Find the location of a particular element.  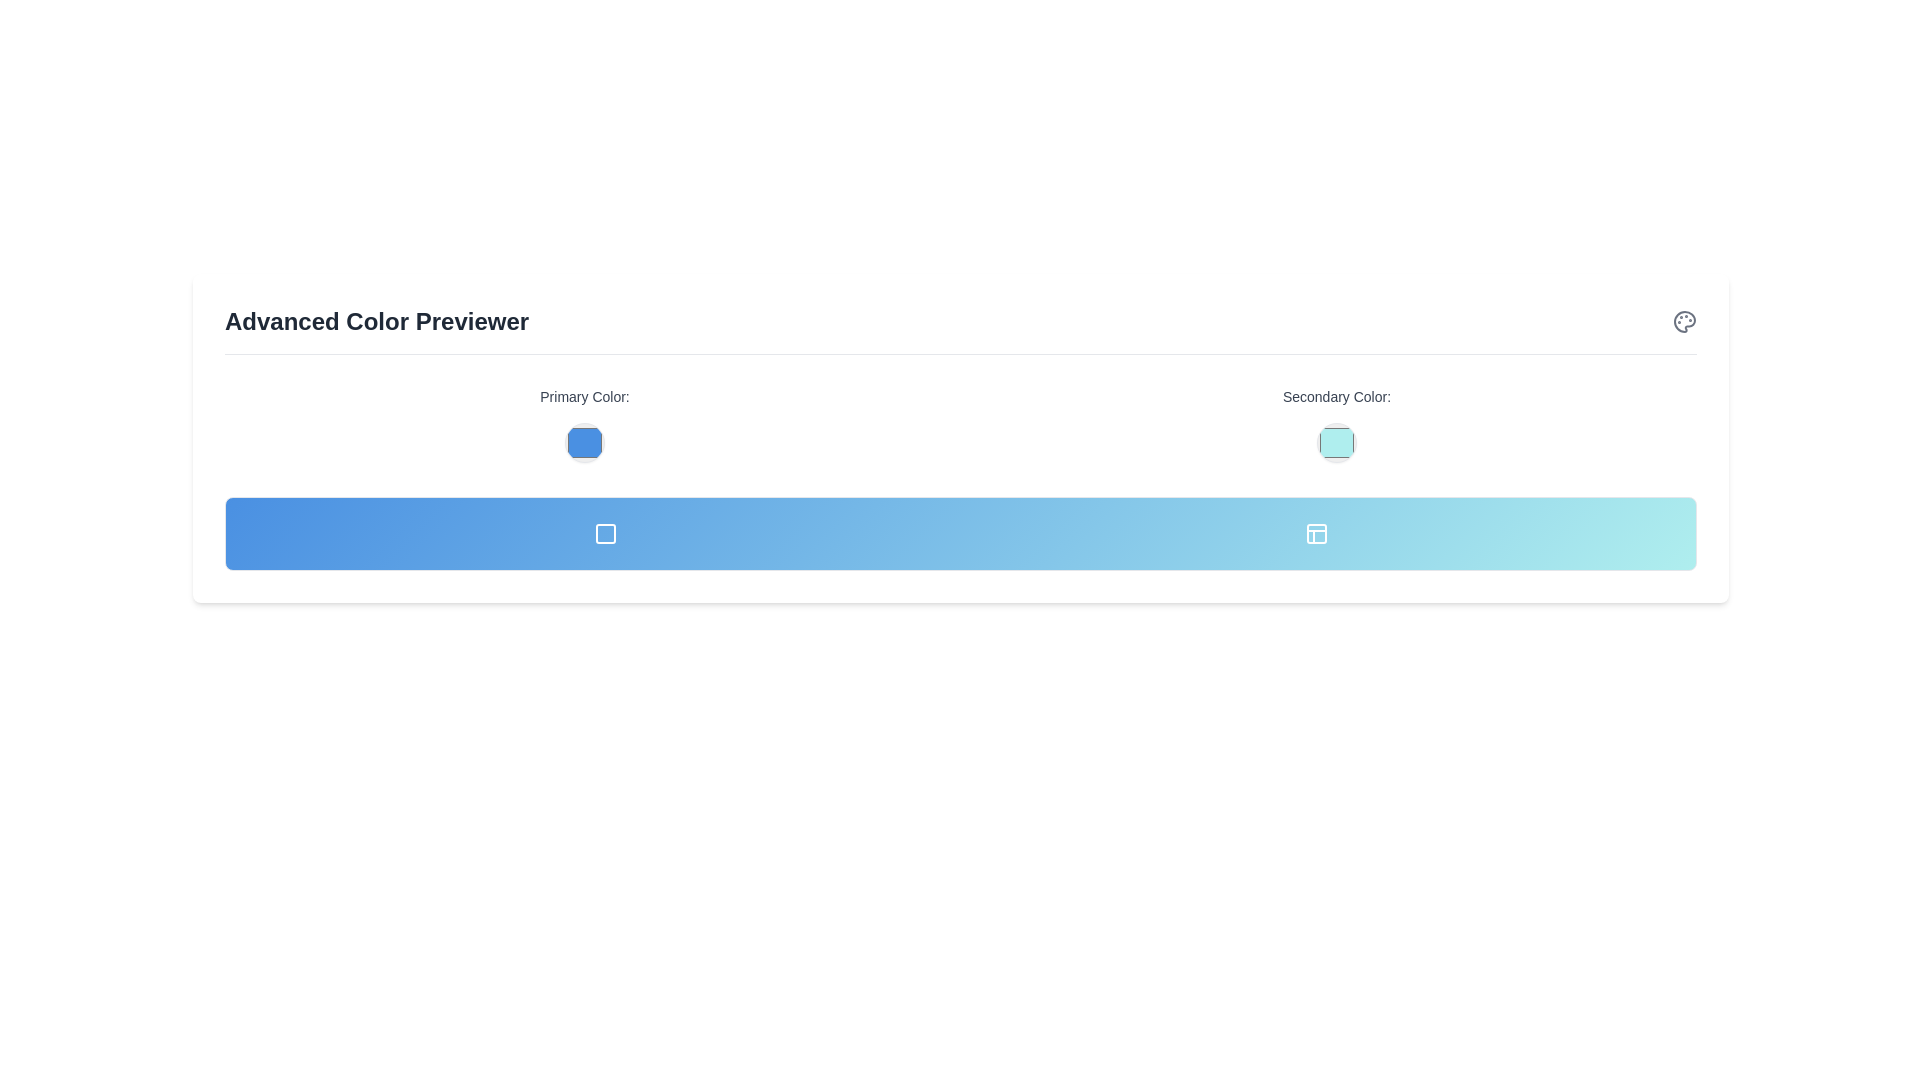

the icon associated with the Advanced Color Previewer section, located at the top-right corner next to the title text is located at coordinates (1683, 320).